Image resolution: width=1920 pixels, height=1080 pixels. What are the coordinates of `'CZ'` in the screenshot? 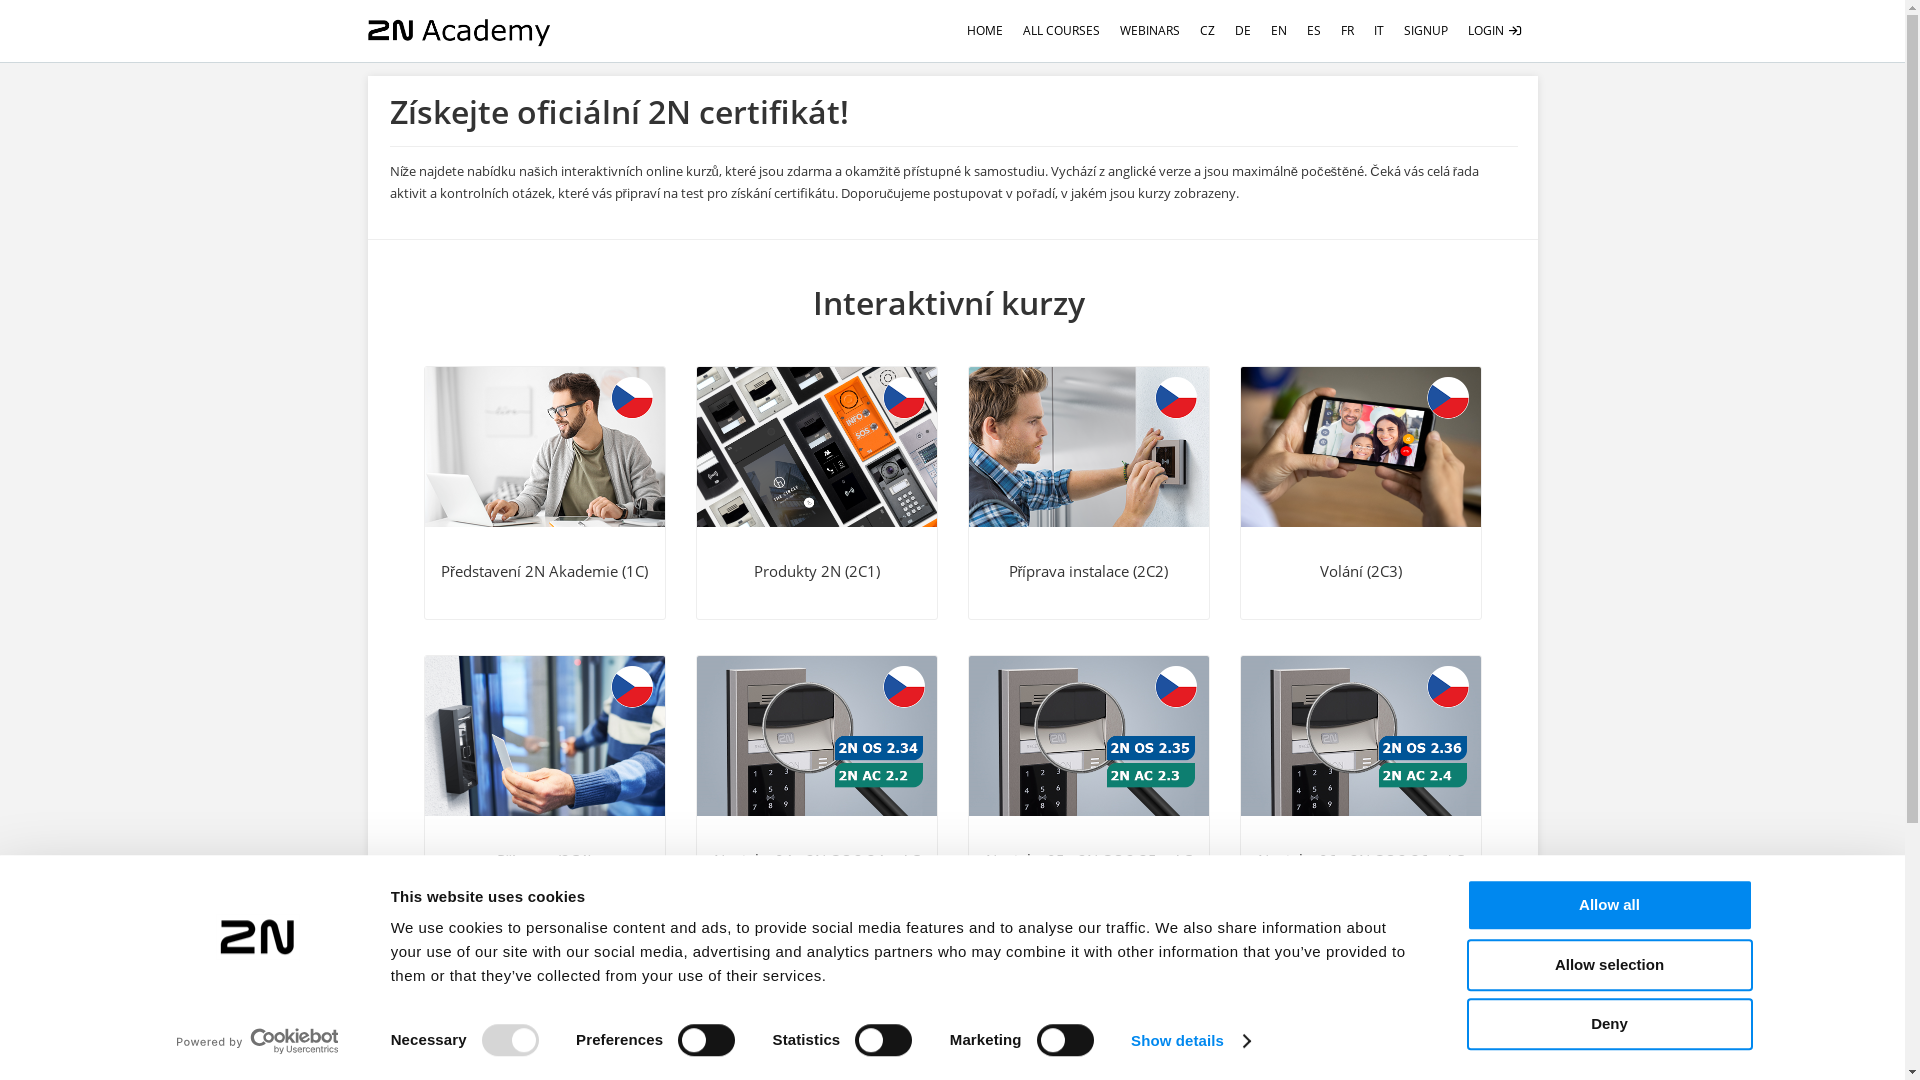 It's located at (1206, 30).